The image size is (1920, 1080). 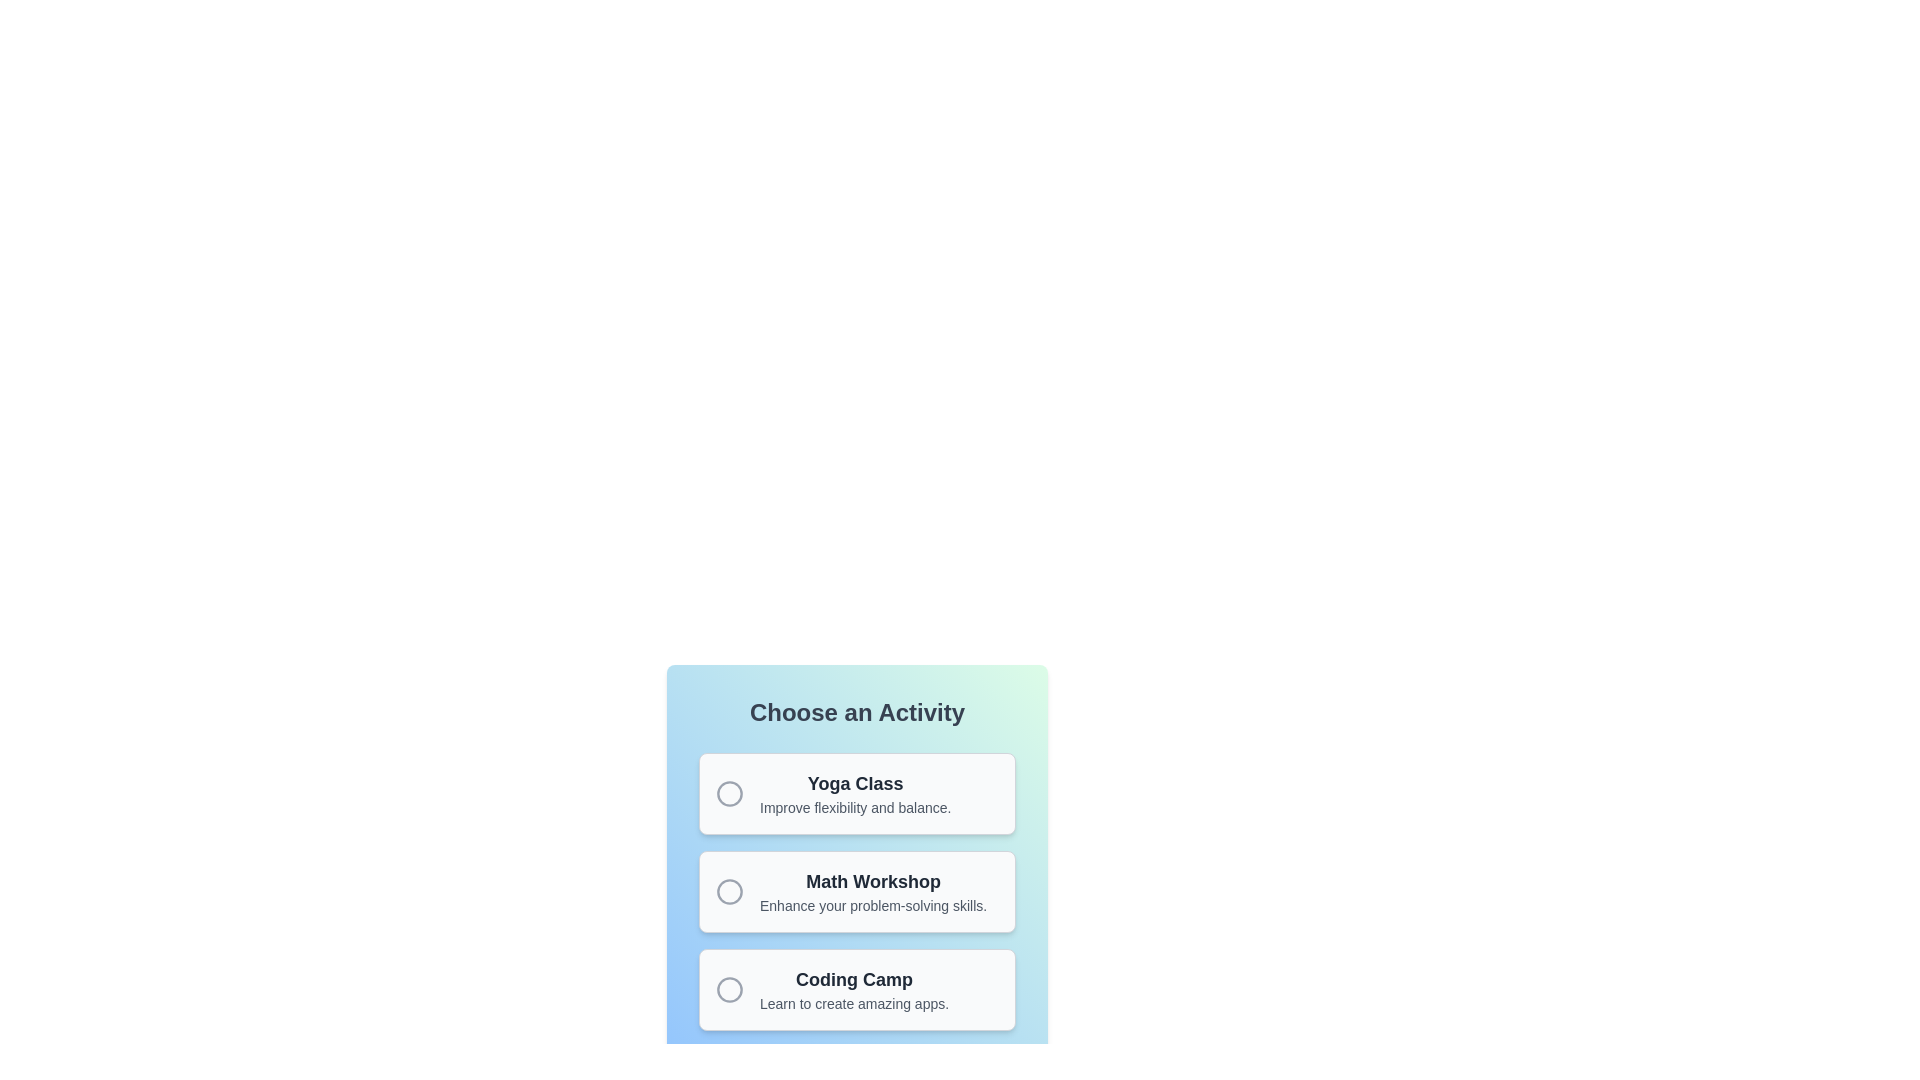 What do you see at coordinates (857, 793) in the screenshot?
I see `the 'Yoga Class' option in the selection list, which is the first item in a vertical list of three options` at bounding box center [857, 793].